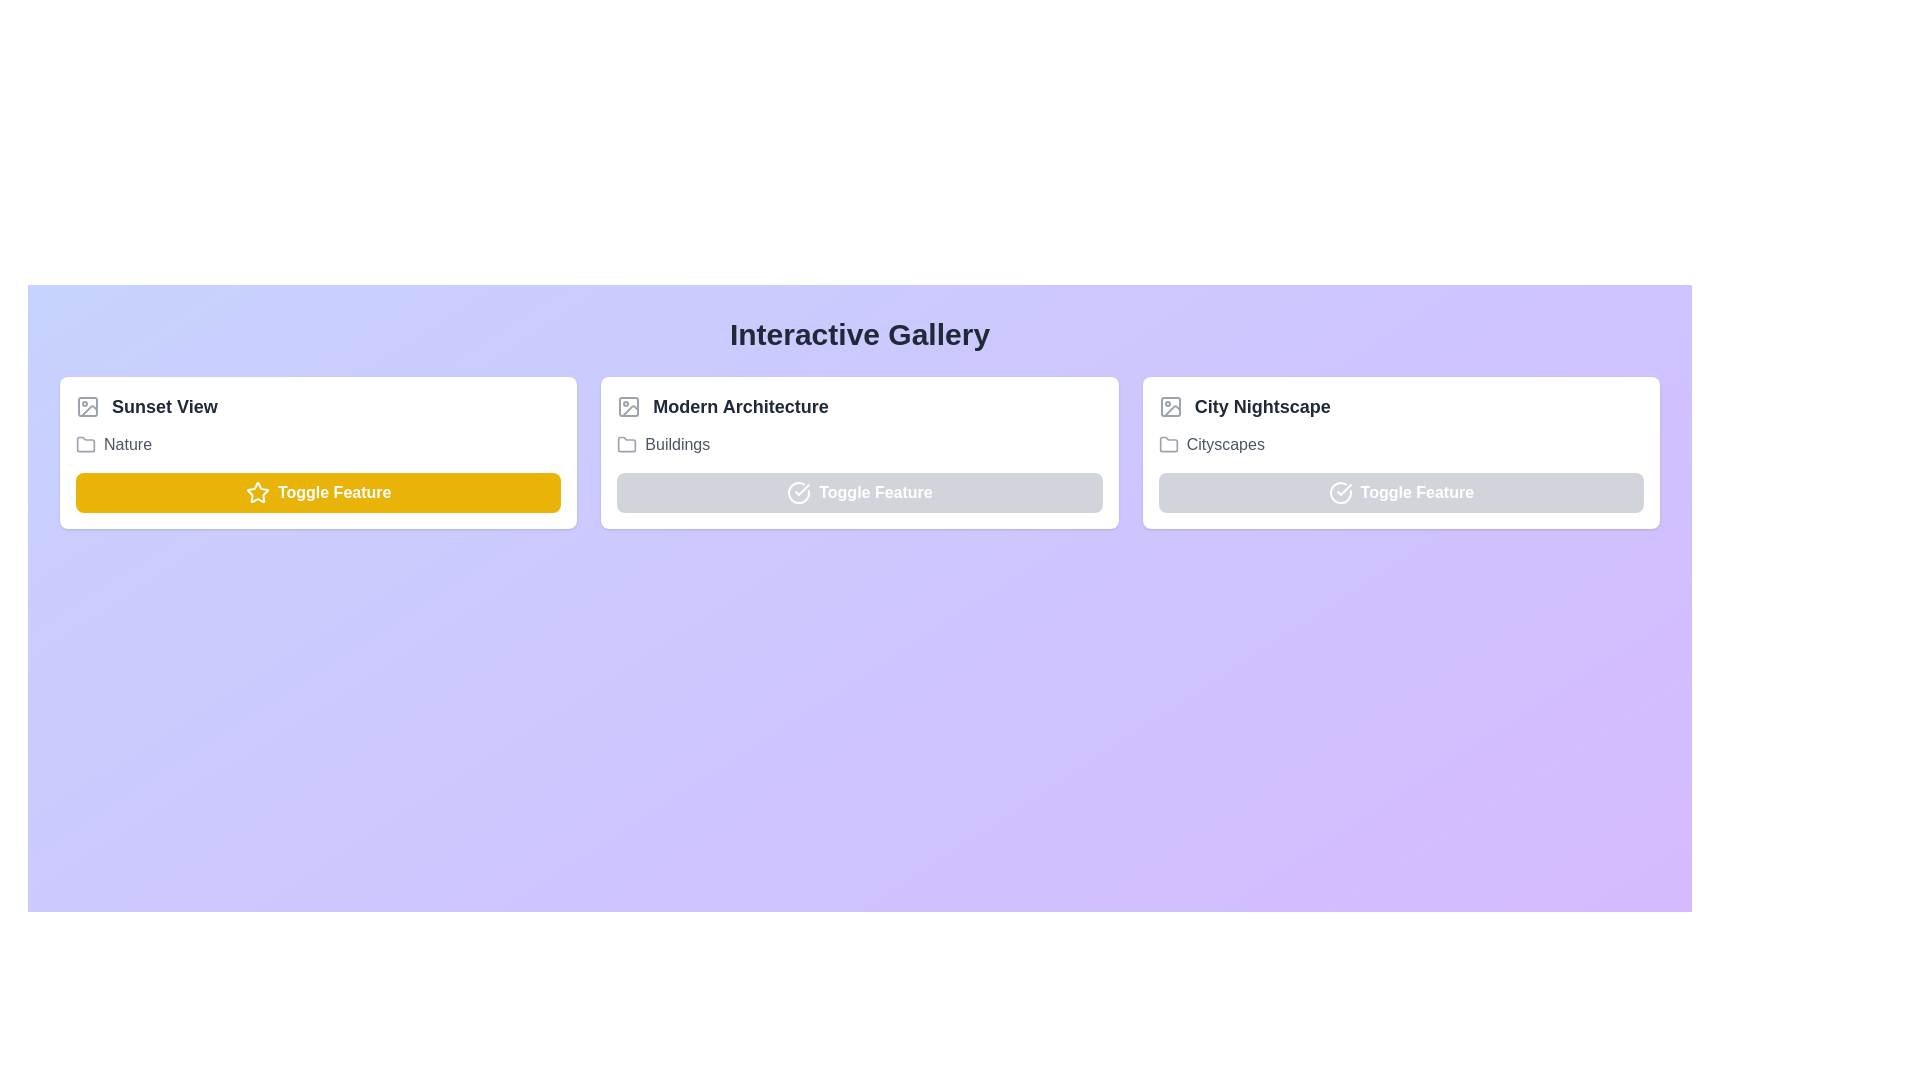 This screenshot has height=1080, width=1920. I want to click on the star icon, which is a five-pointed star with a hollow center and yellow fill, located within the 'Toggle Feature' button under the 'Sunset View' section, so click(256, 492).